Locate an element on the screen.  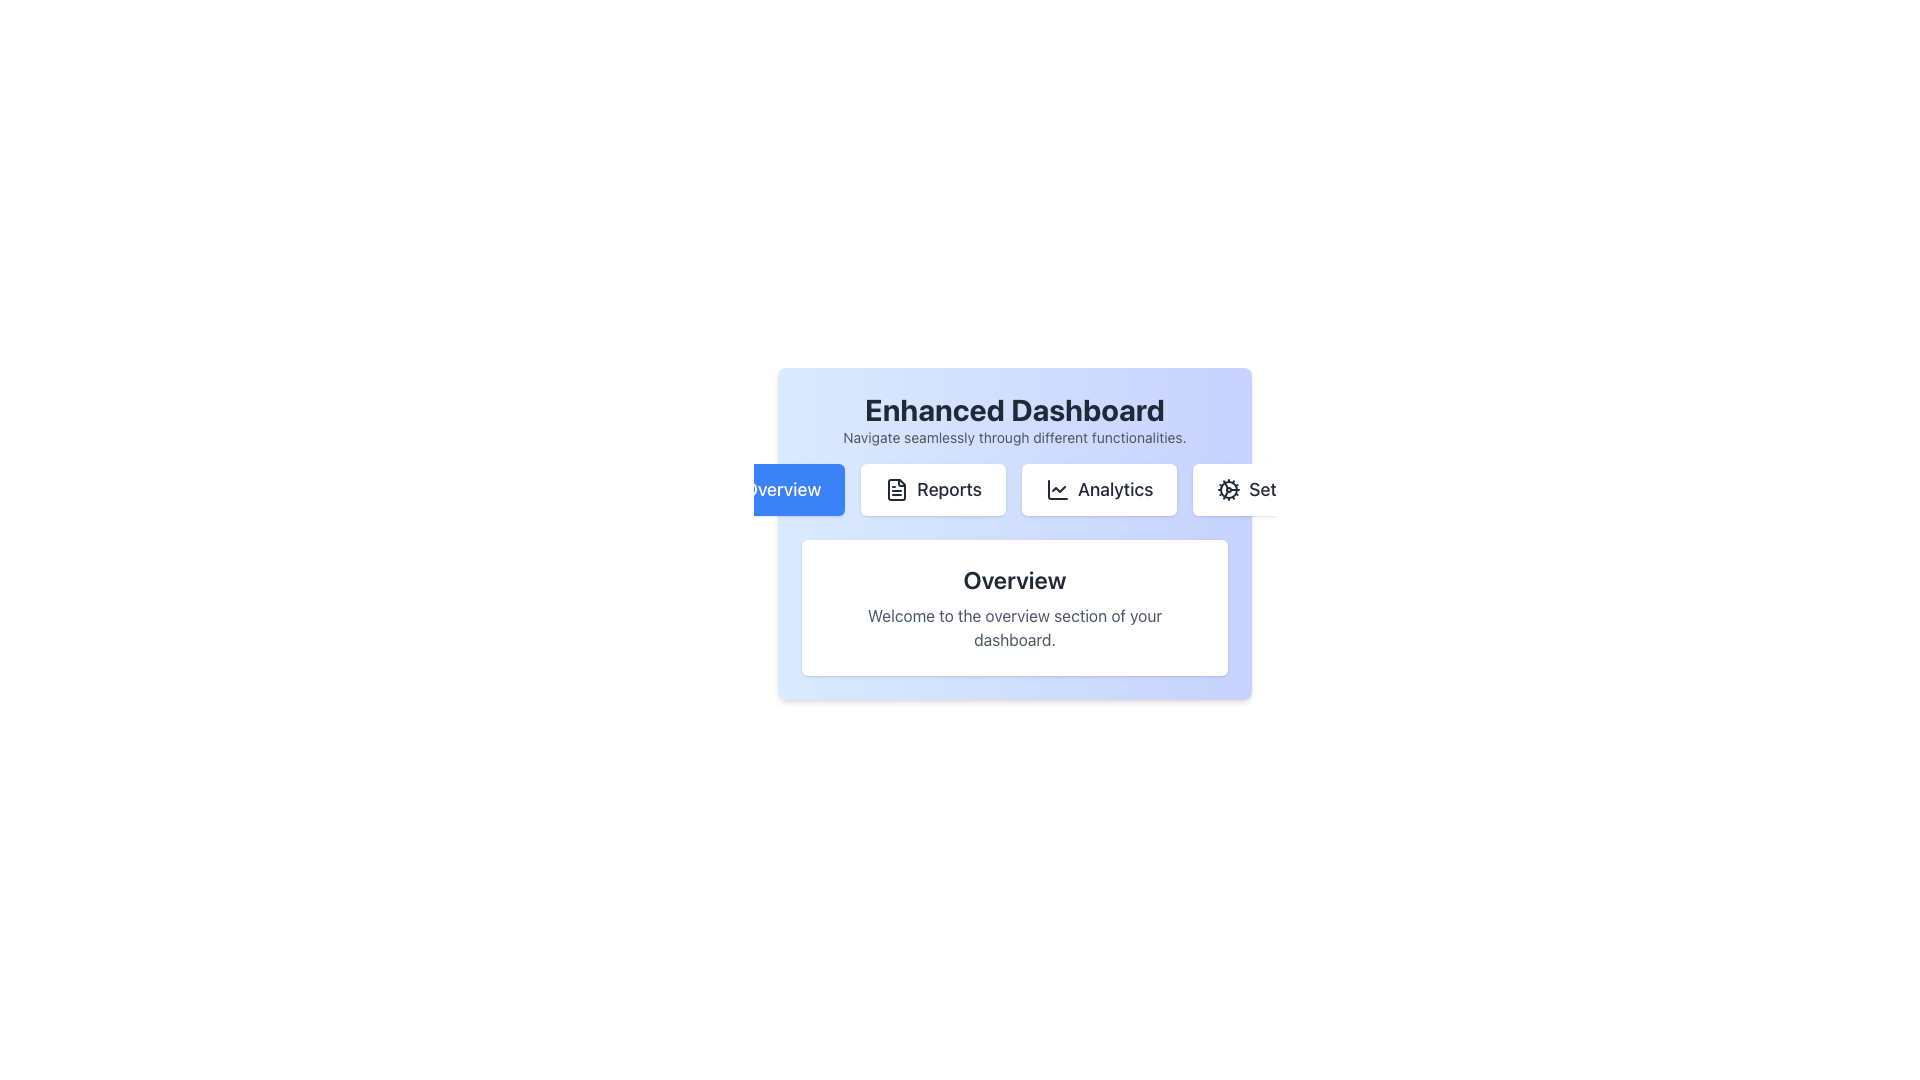
the 'Settings' button located at the rightmost side of the navigation bar is located at coordinates (1266, 489).